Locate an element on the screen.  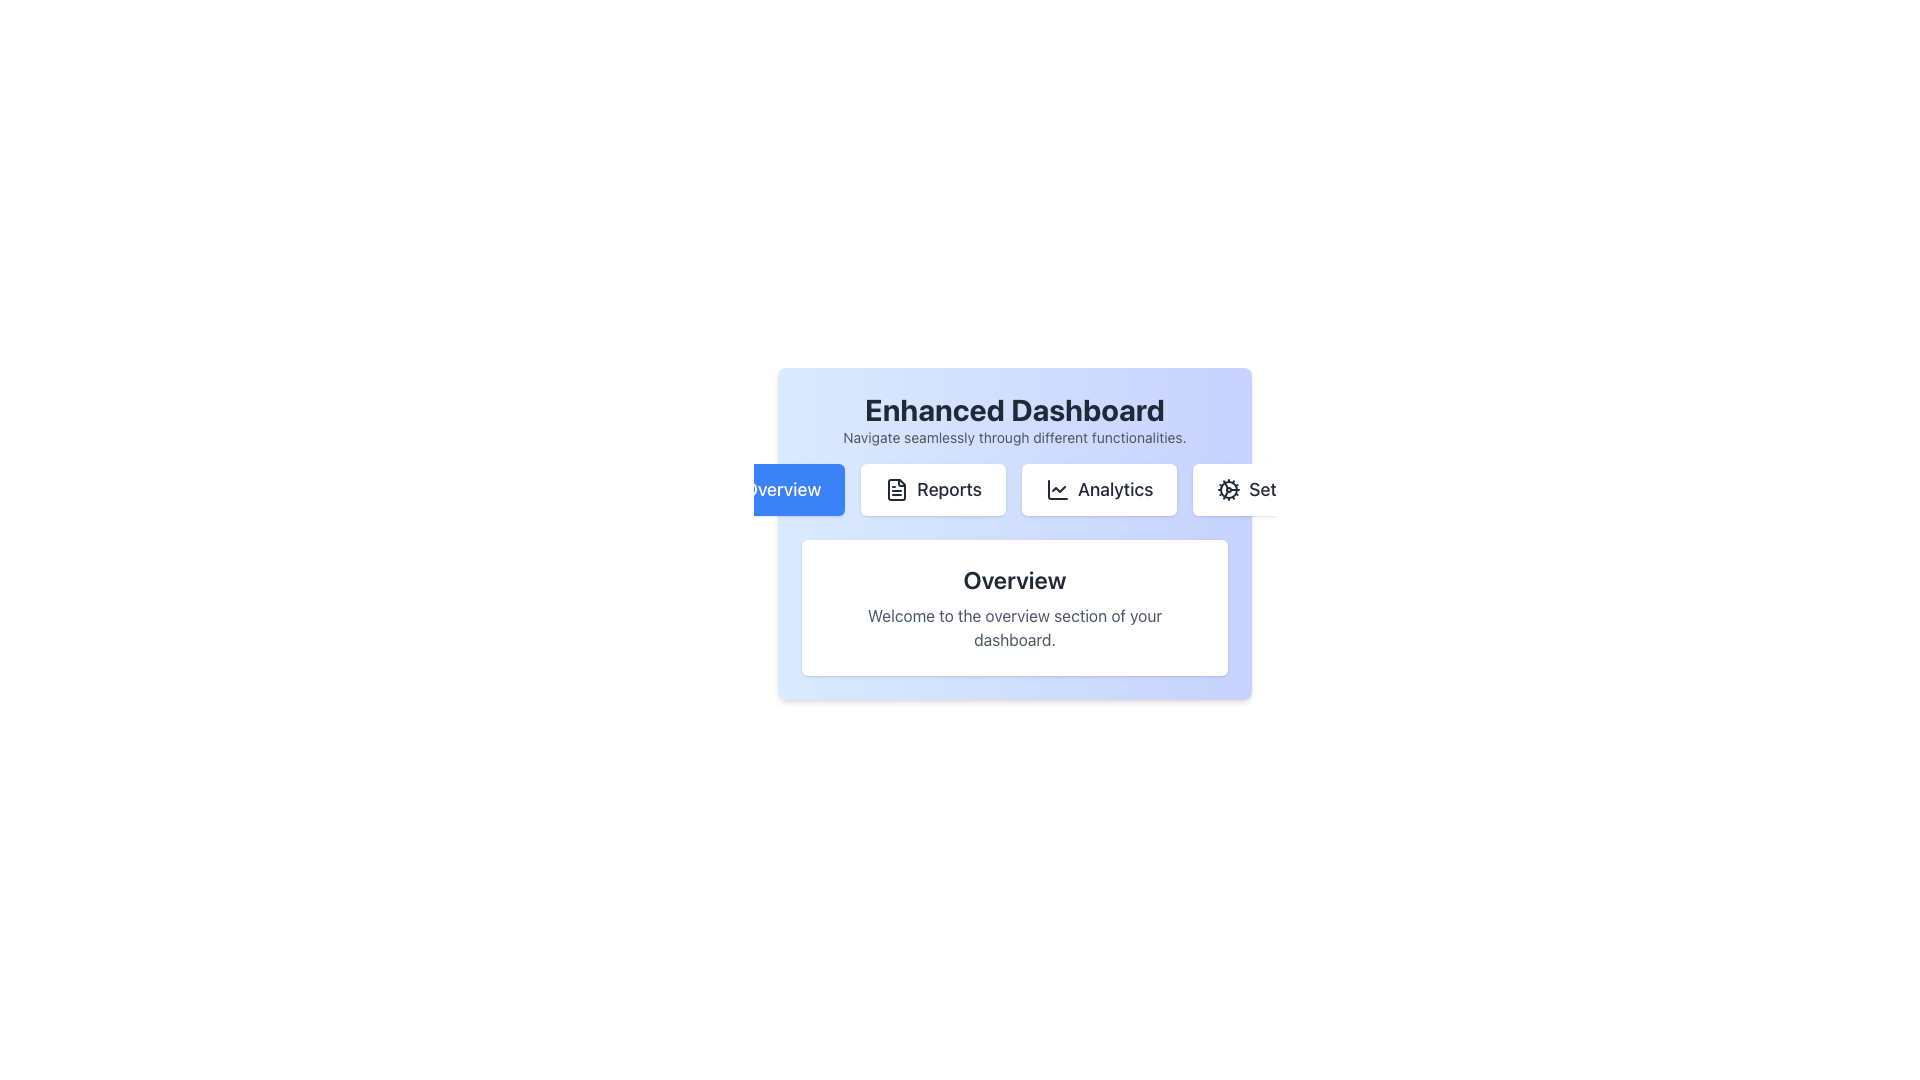
the 'Settings' button located at the rightmost side of the navigation bar is located at coordinates (1266, 489).